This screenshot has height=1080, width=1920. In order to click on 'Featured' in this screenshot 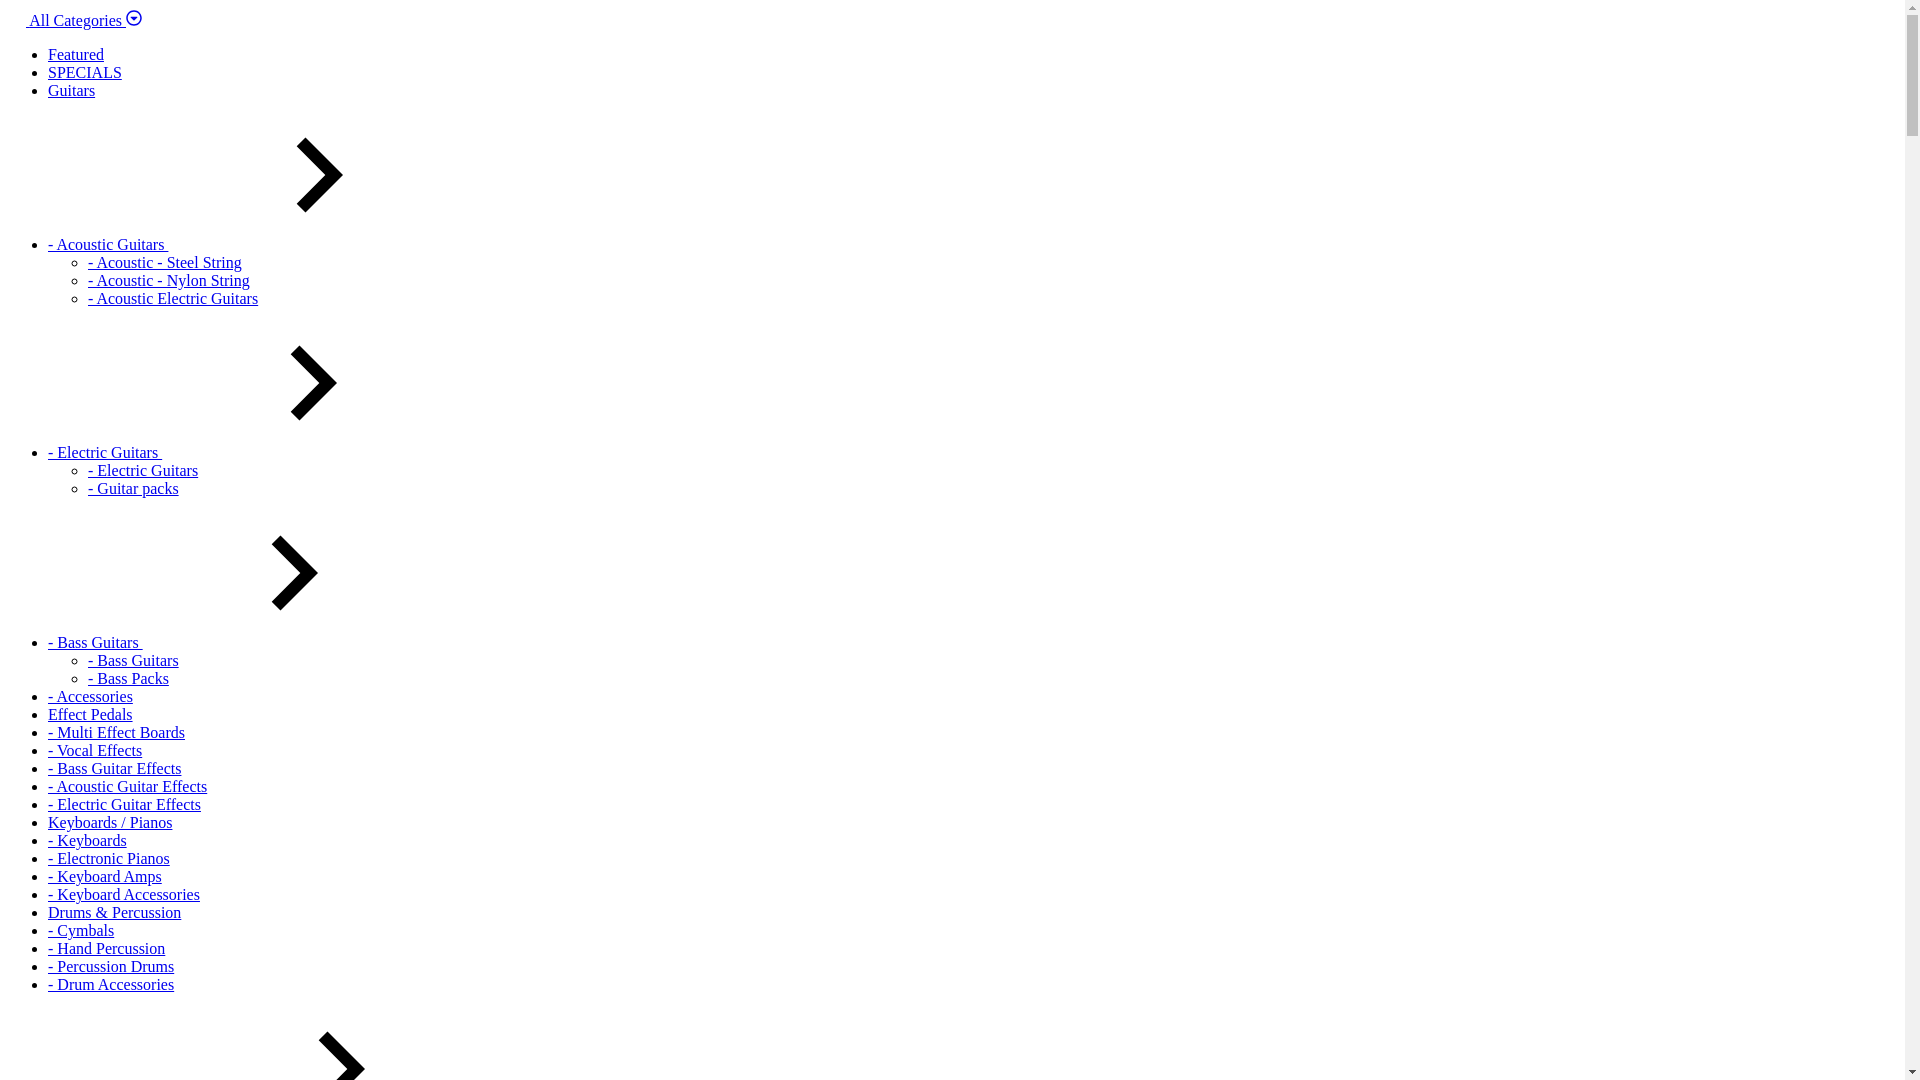, I will do `click(76, 53)`.